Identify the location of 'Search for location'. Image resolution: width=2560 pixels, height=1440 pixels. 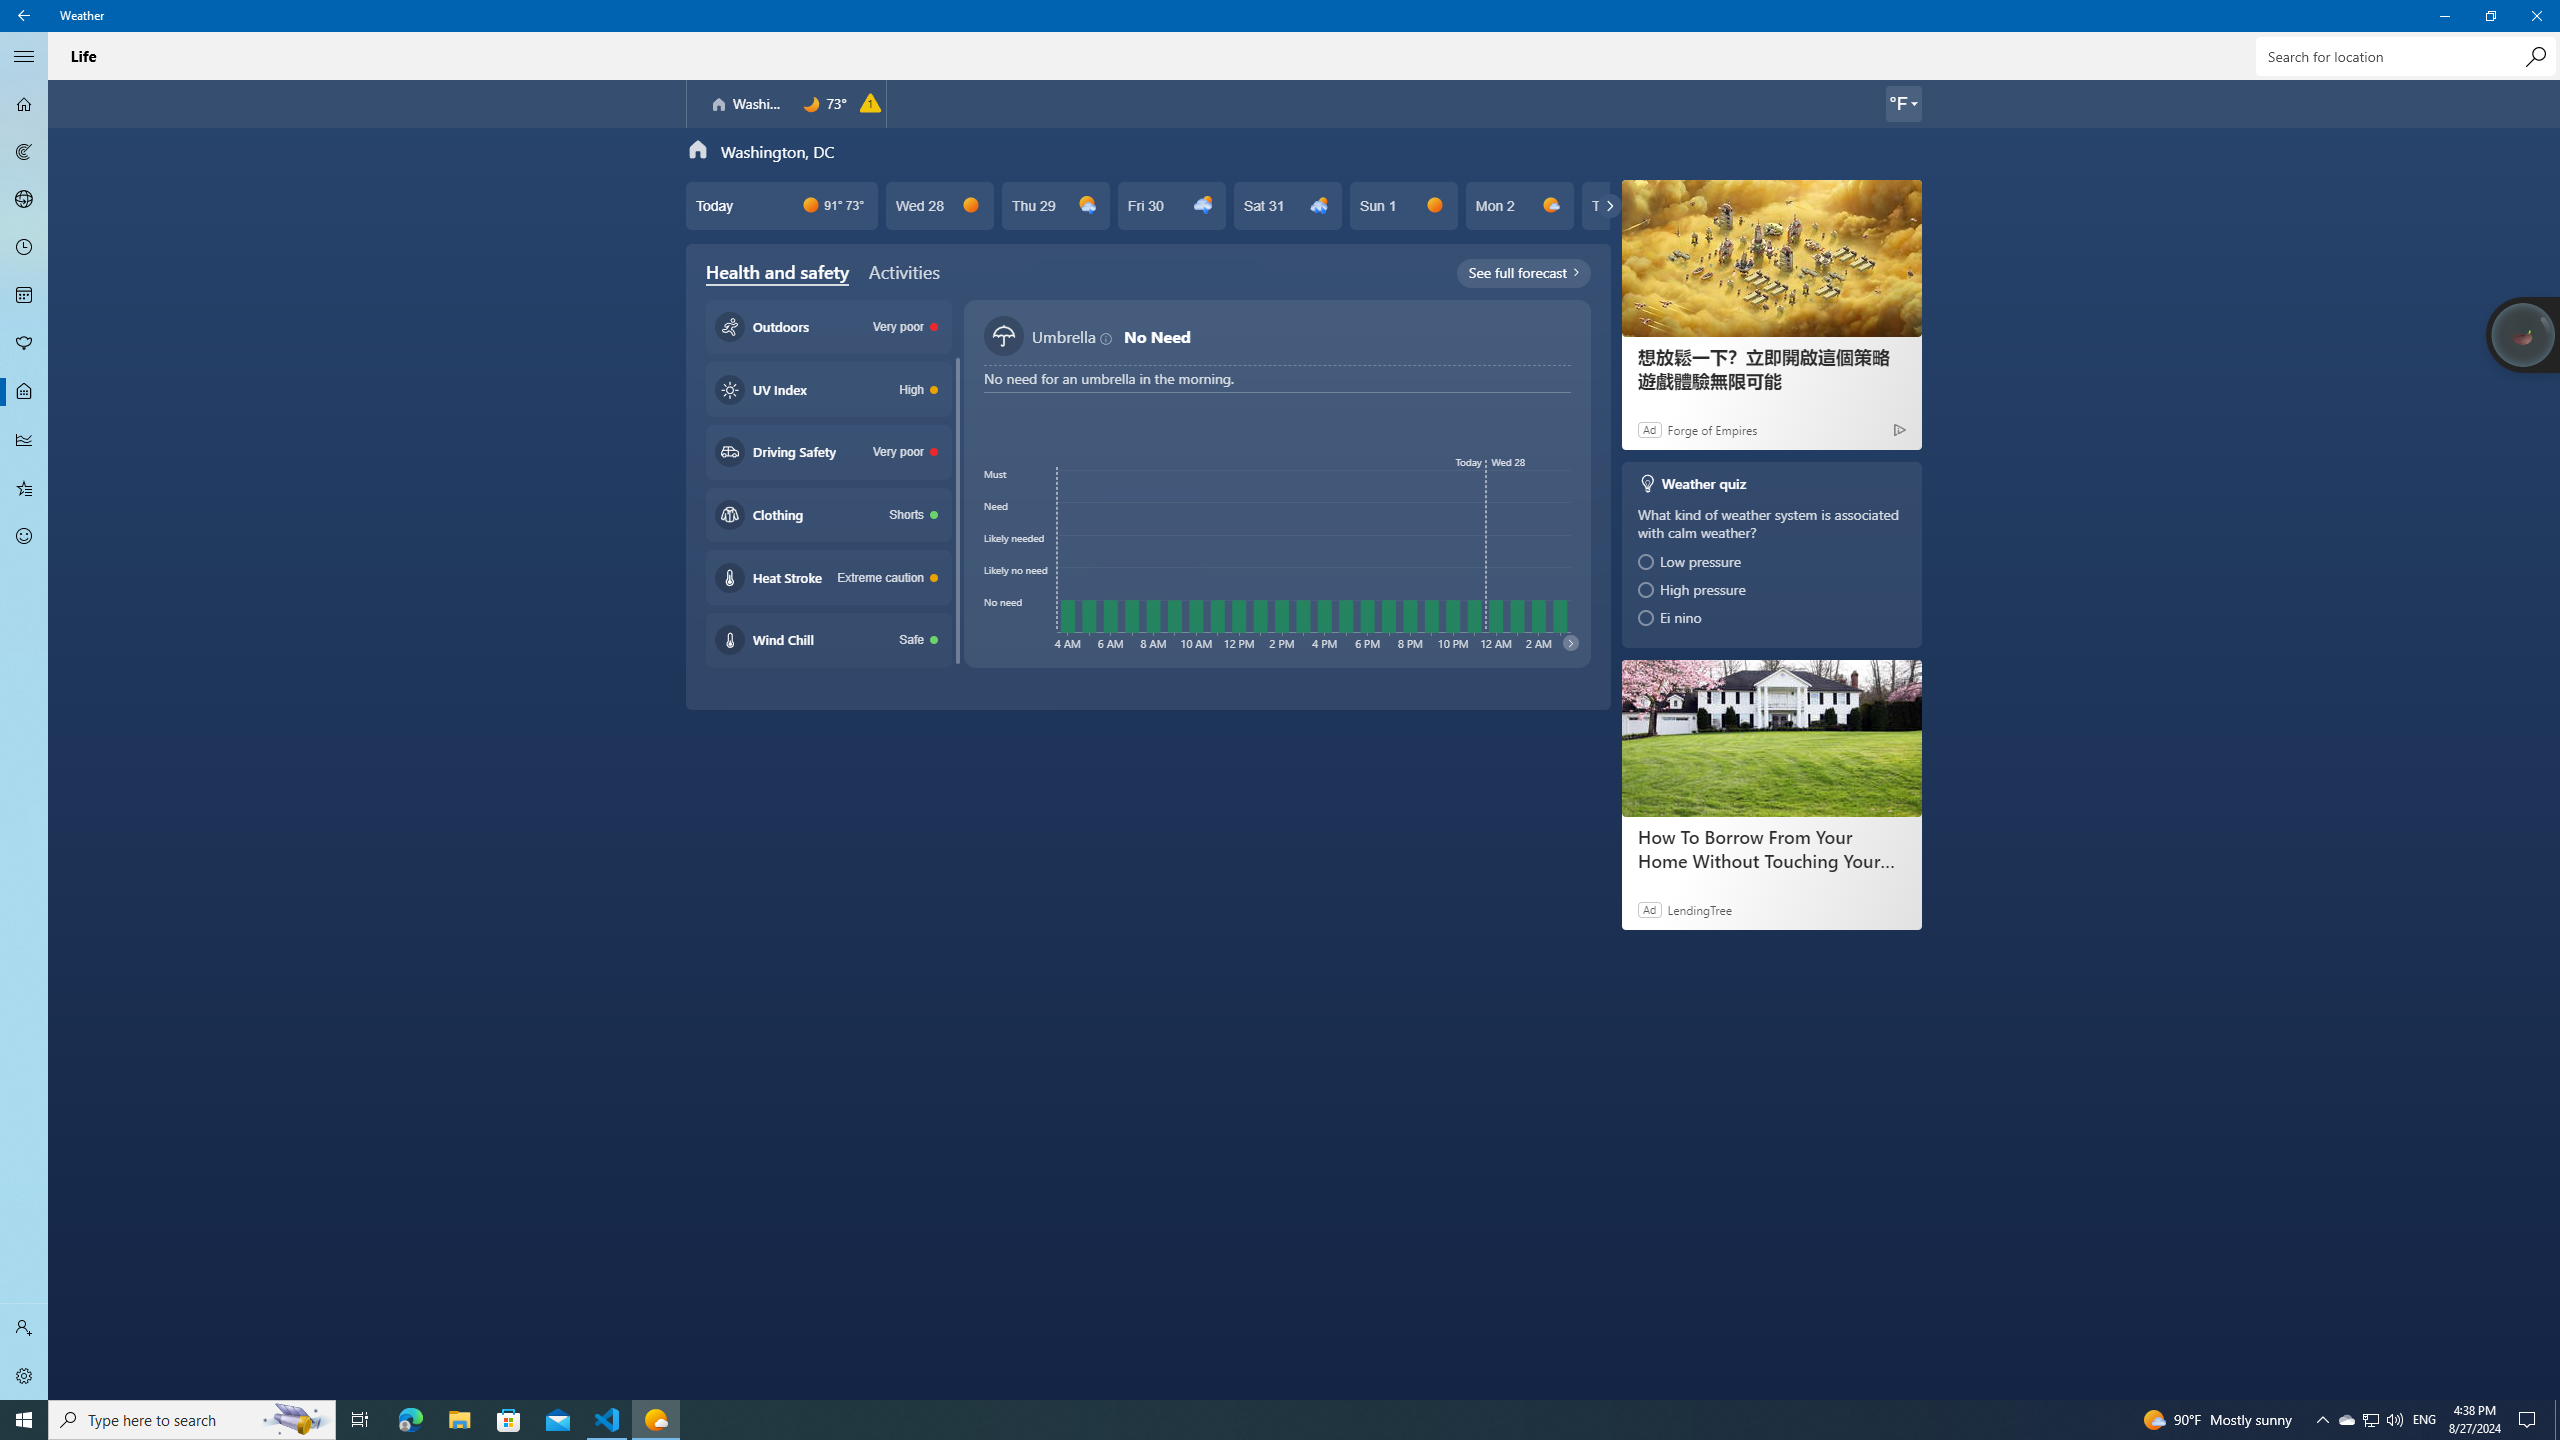
(2405, 55).